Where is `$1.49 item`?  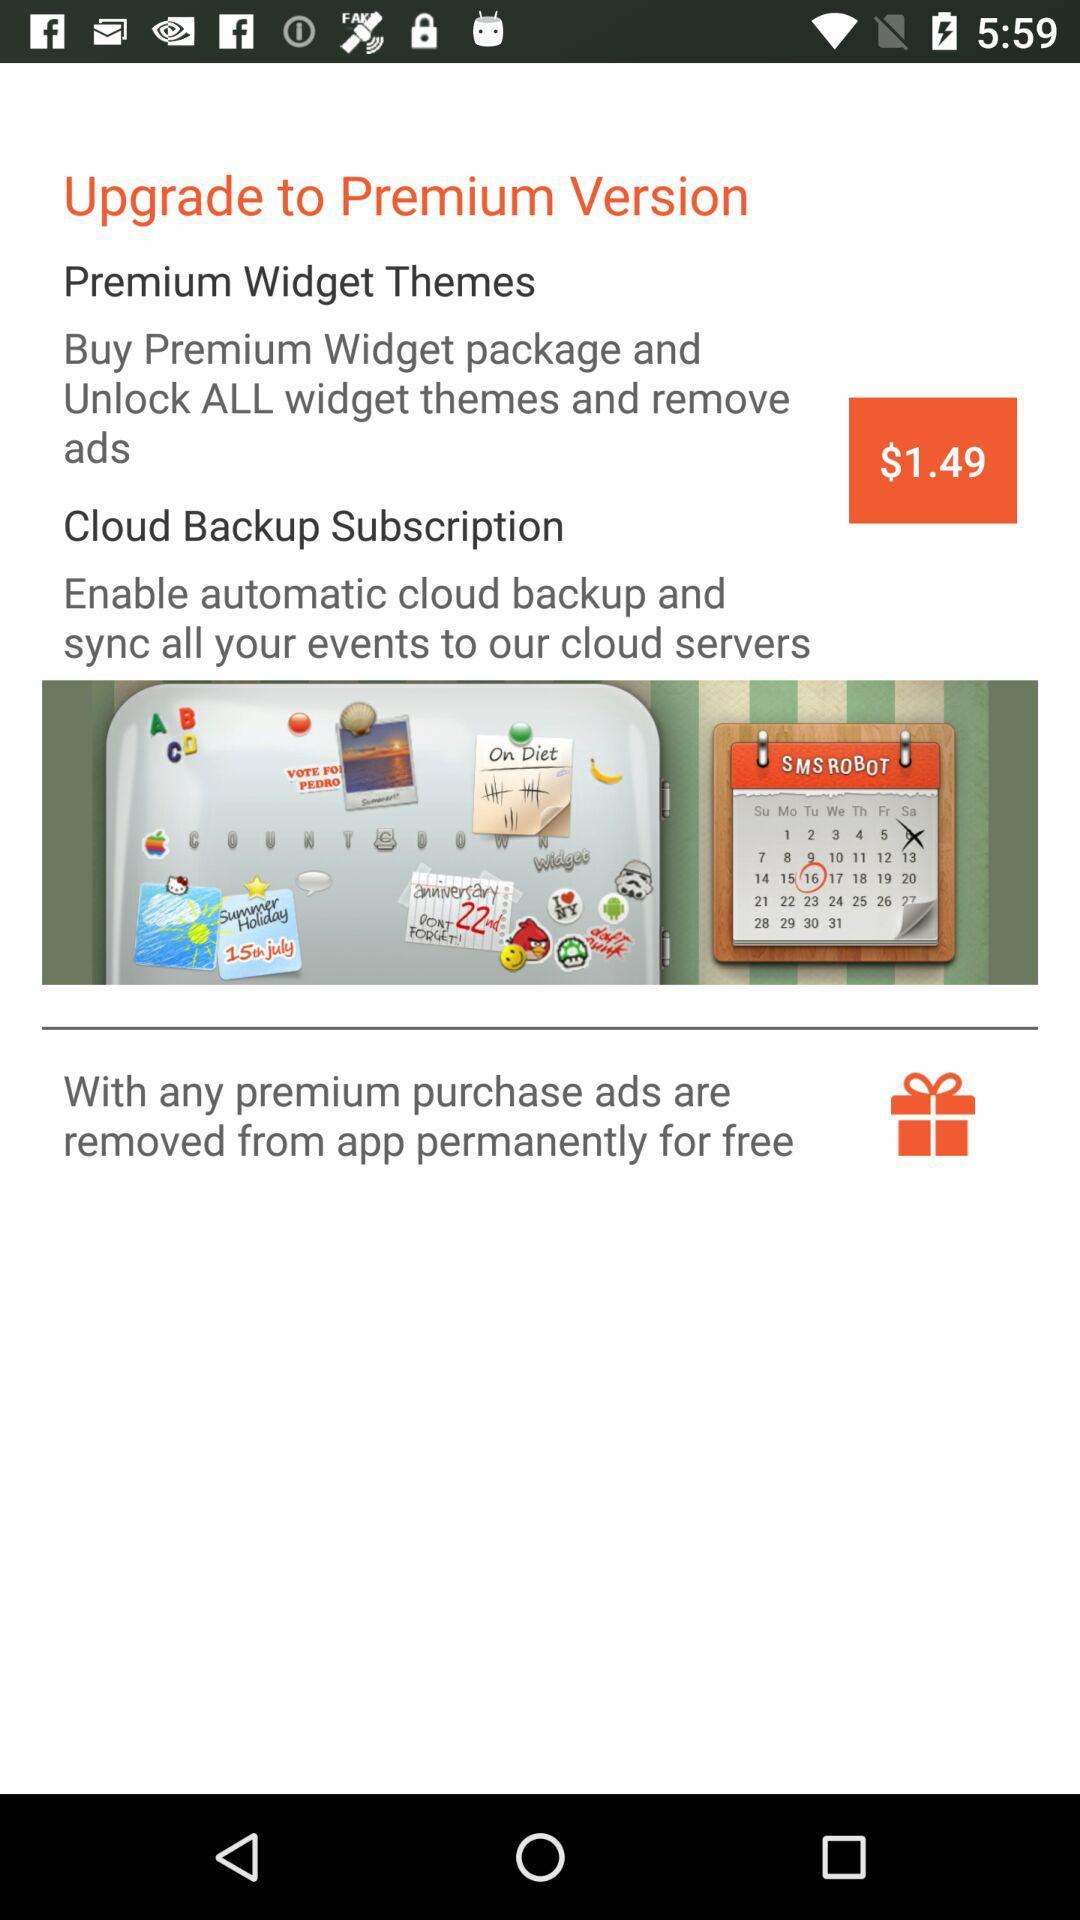
$1.49 item is located at coordinates (933, 459).